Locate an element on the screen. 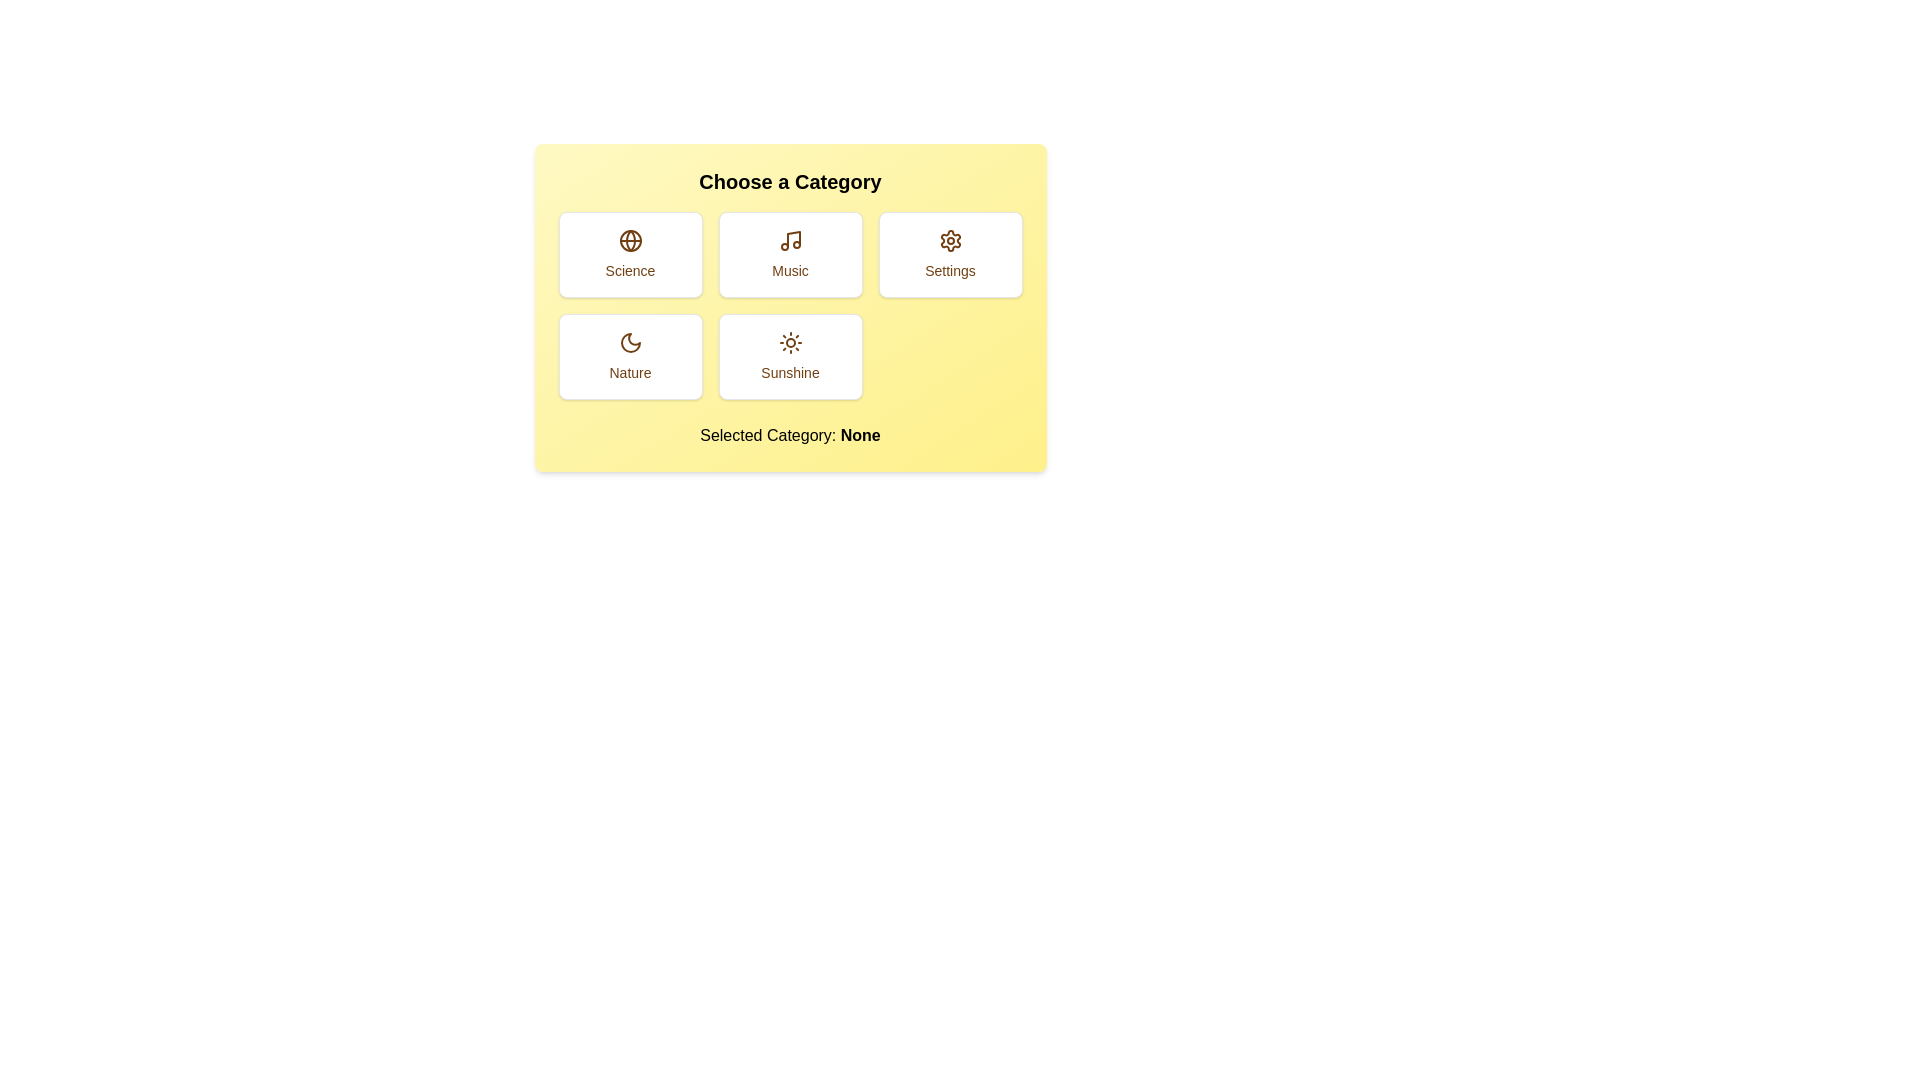  the text label located below the gear icon in the top-right corner of the grid layout, which is inside a white box on a yellow background is located at coordinates (949, 270).